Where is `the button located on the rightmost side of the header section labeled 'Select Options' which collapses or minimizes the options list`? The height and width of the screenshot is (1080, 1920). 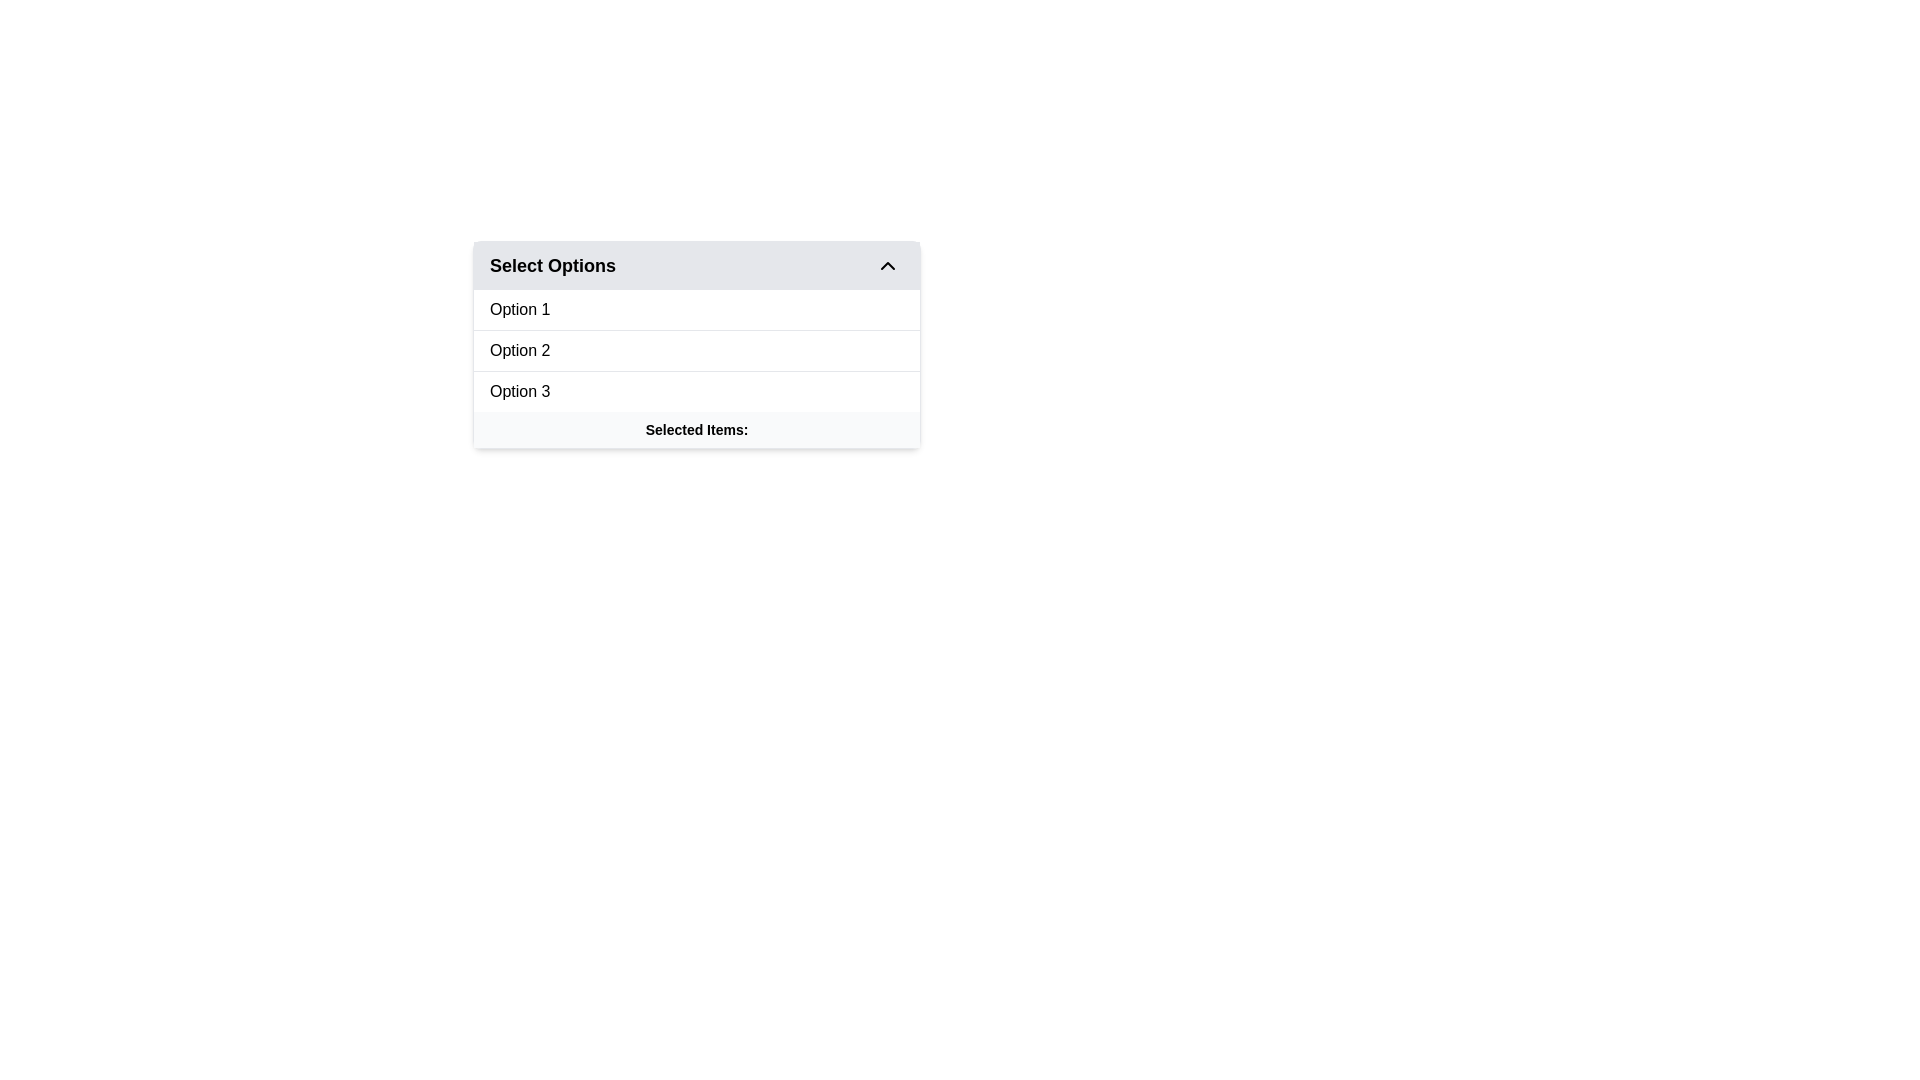
the button located on the rightmost side of the header section labeled 'Select Options' which collapses or minimizes the options list is located at coordinates (887, 265).